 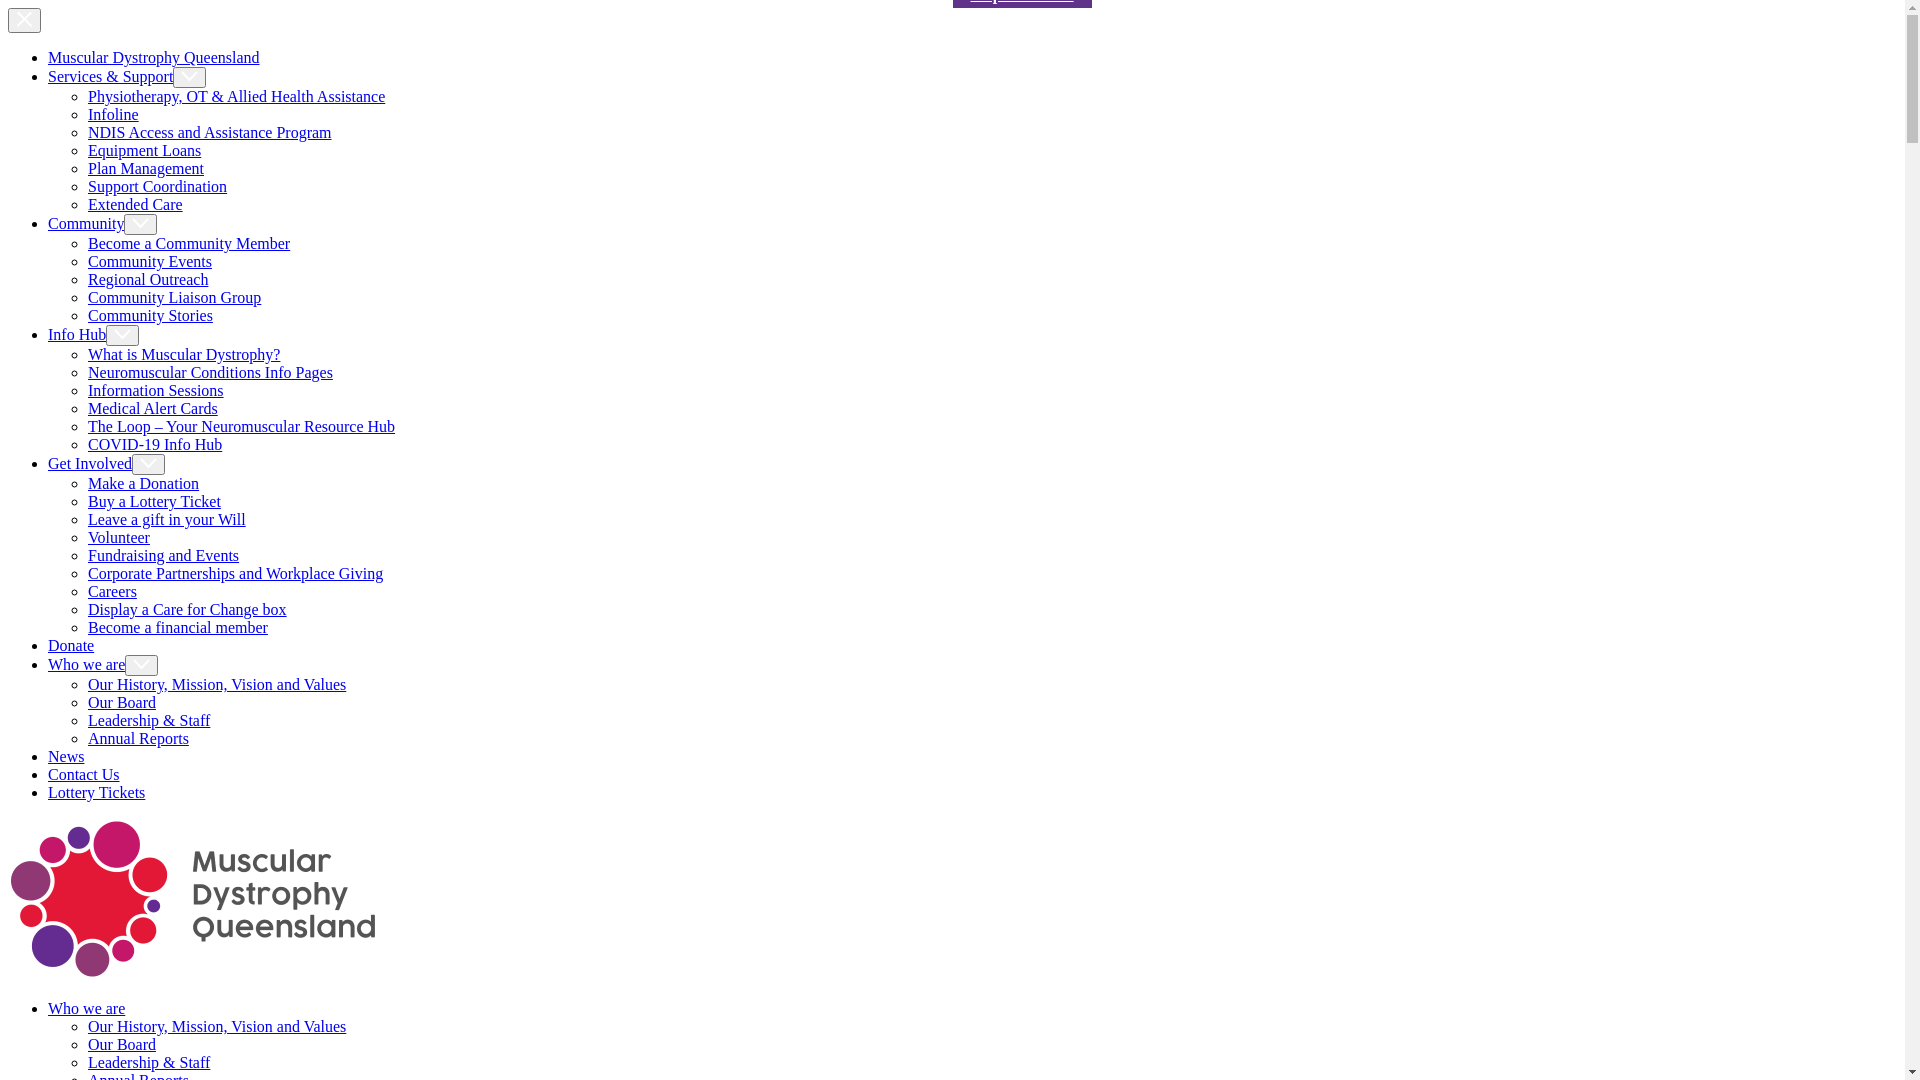 I want to click on 'What is Muscular Dystrophy?', so click(x=183, y=353).